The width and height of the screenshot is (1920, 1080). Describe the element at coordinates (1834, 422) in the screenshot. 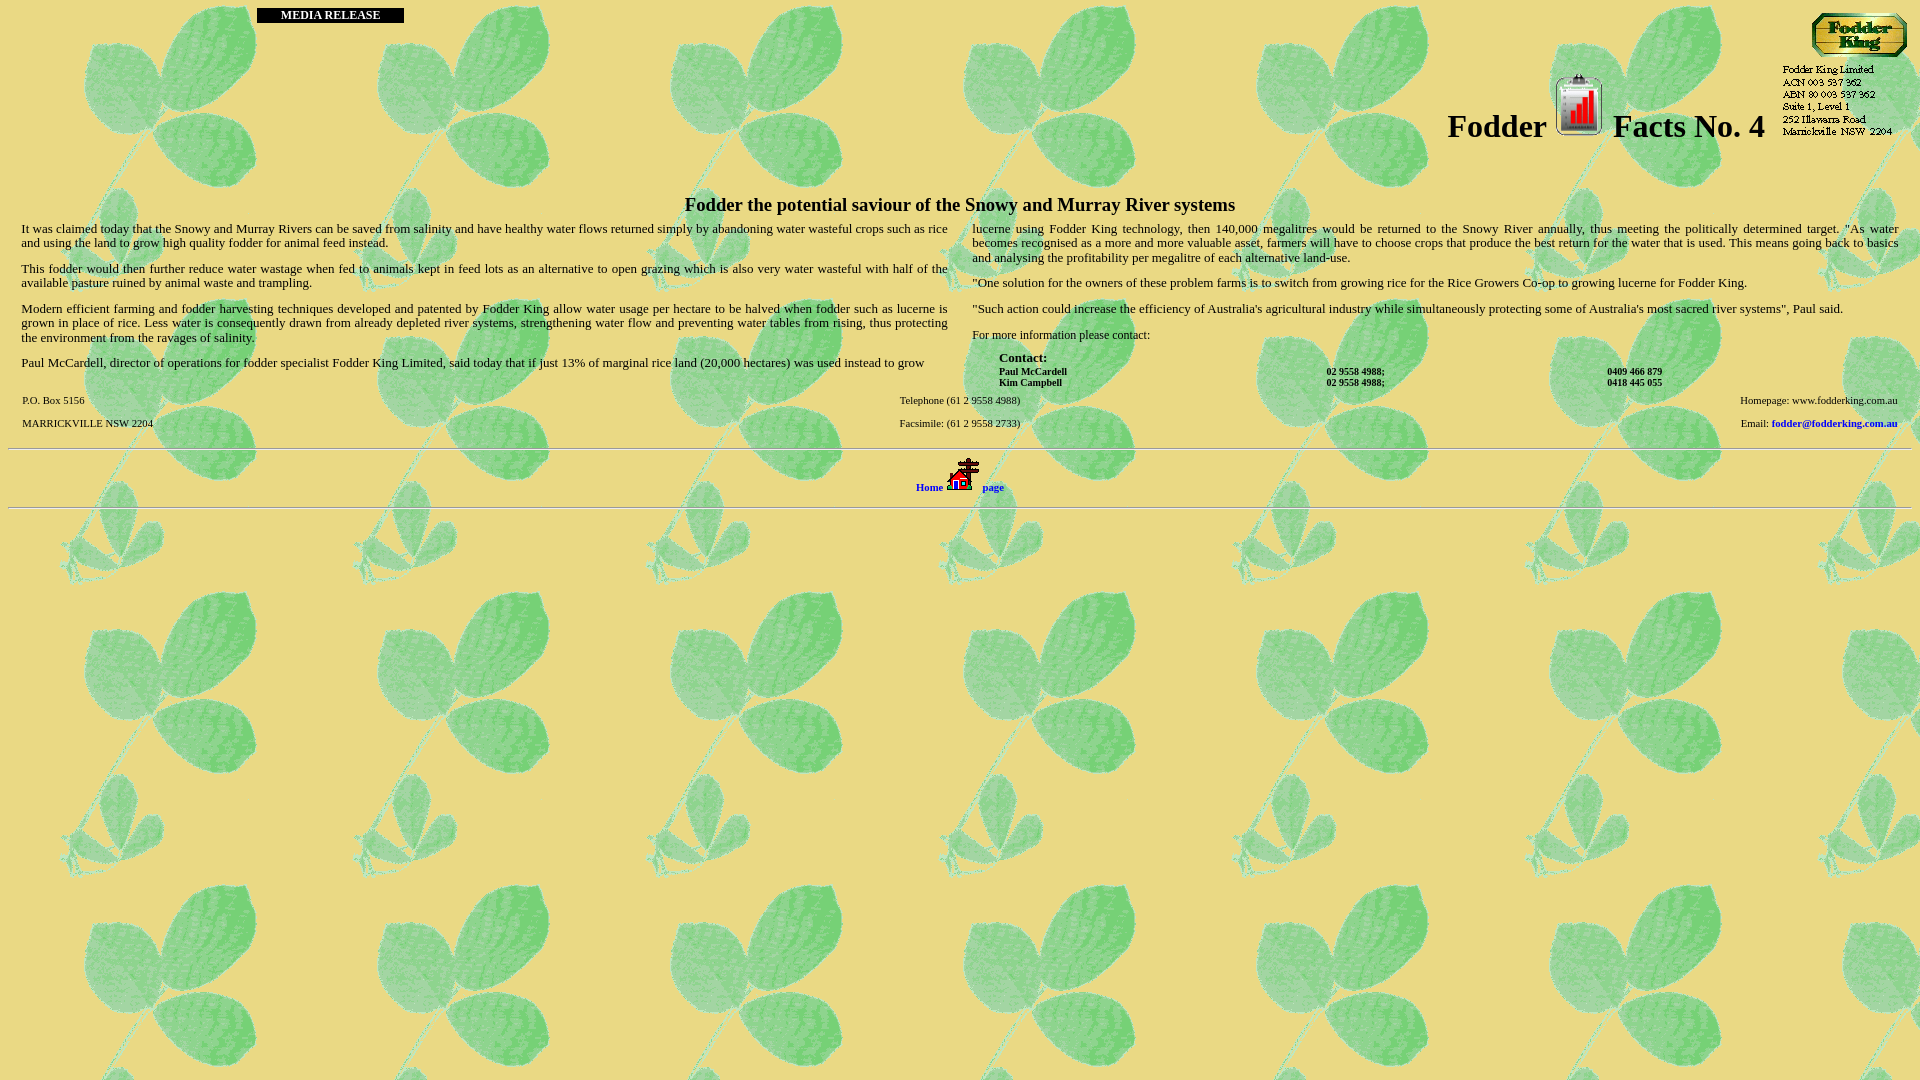

I see `'fodder@fodderking.com.au'` at that location.